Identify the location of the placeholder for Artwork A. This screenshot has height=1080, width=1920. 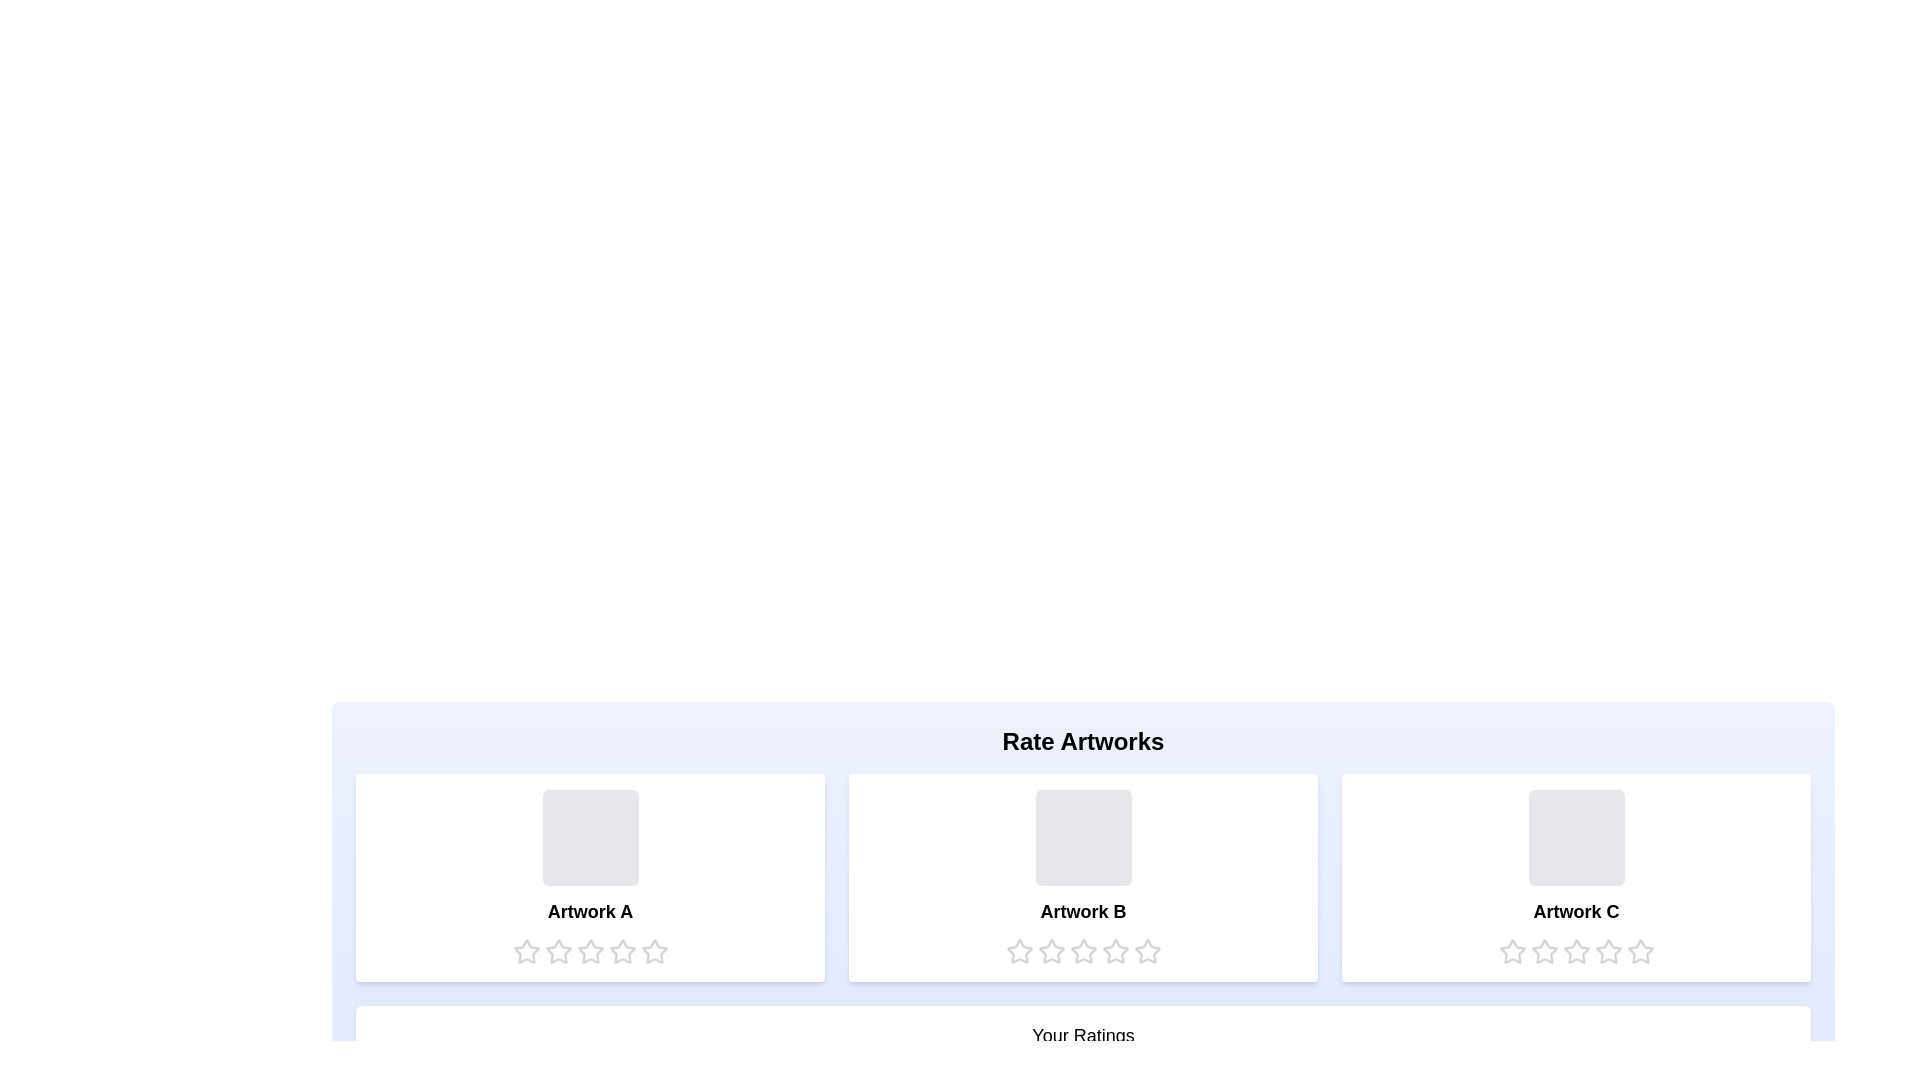
(589, 837).